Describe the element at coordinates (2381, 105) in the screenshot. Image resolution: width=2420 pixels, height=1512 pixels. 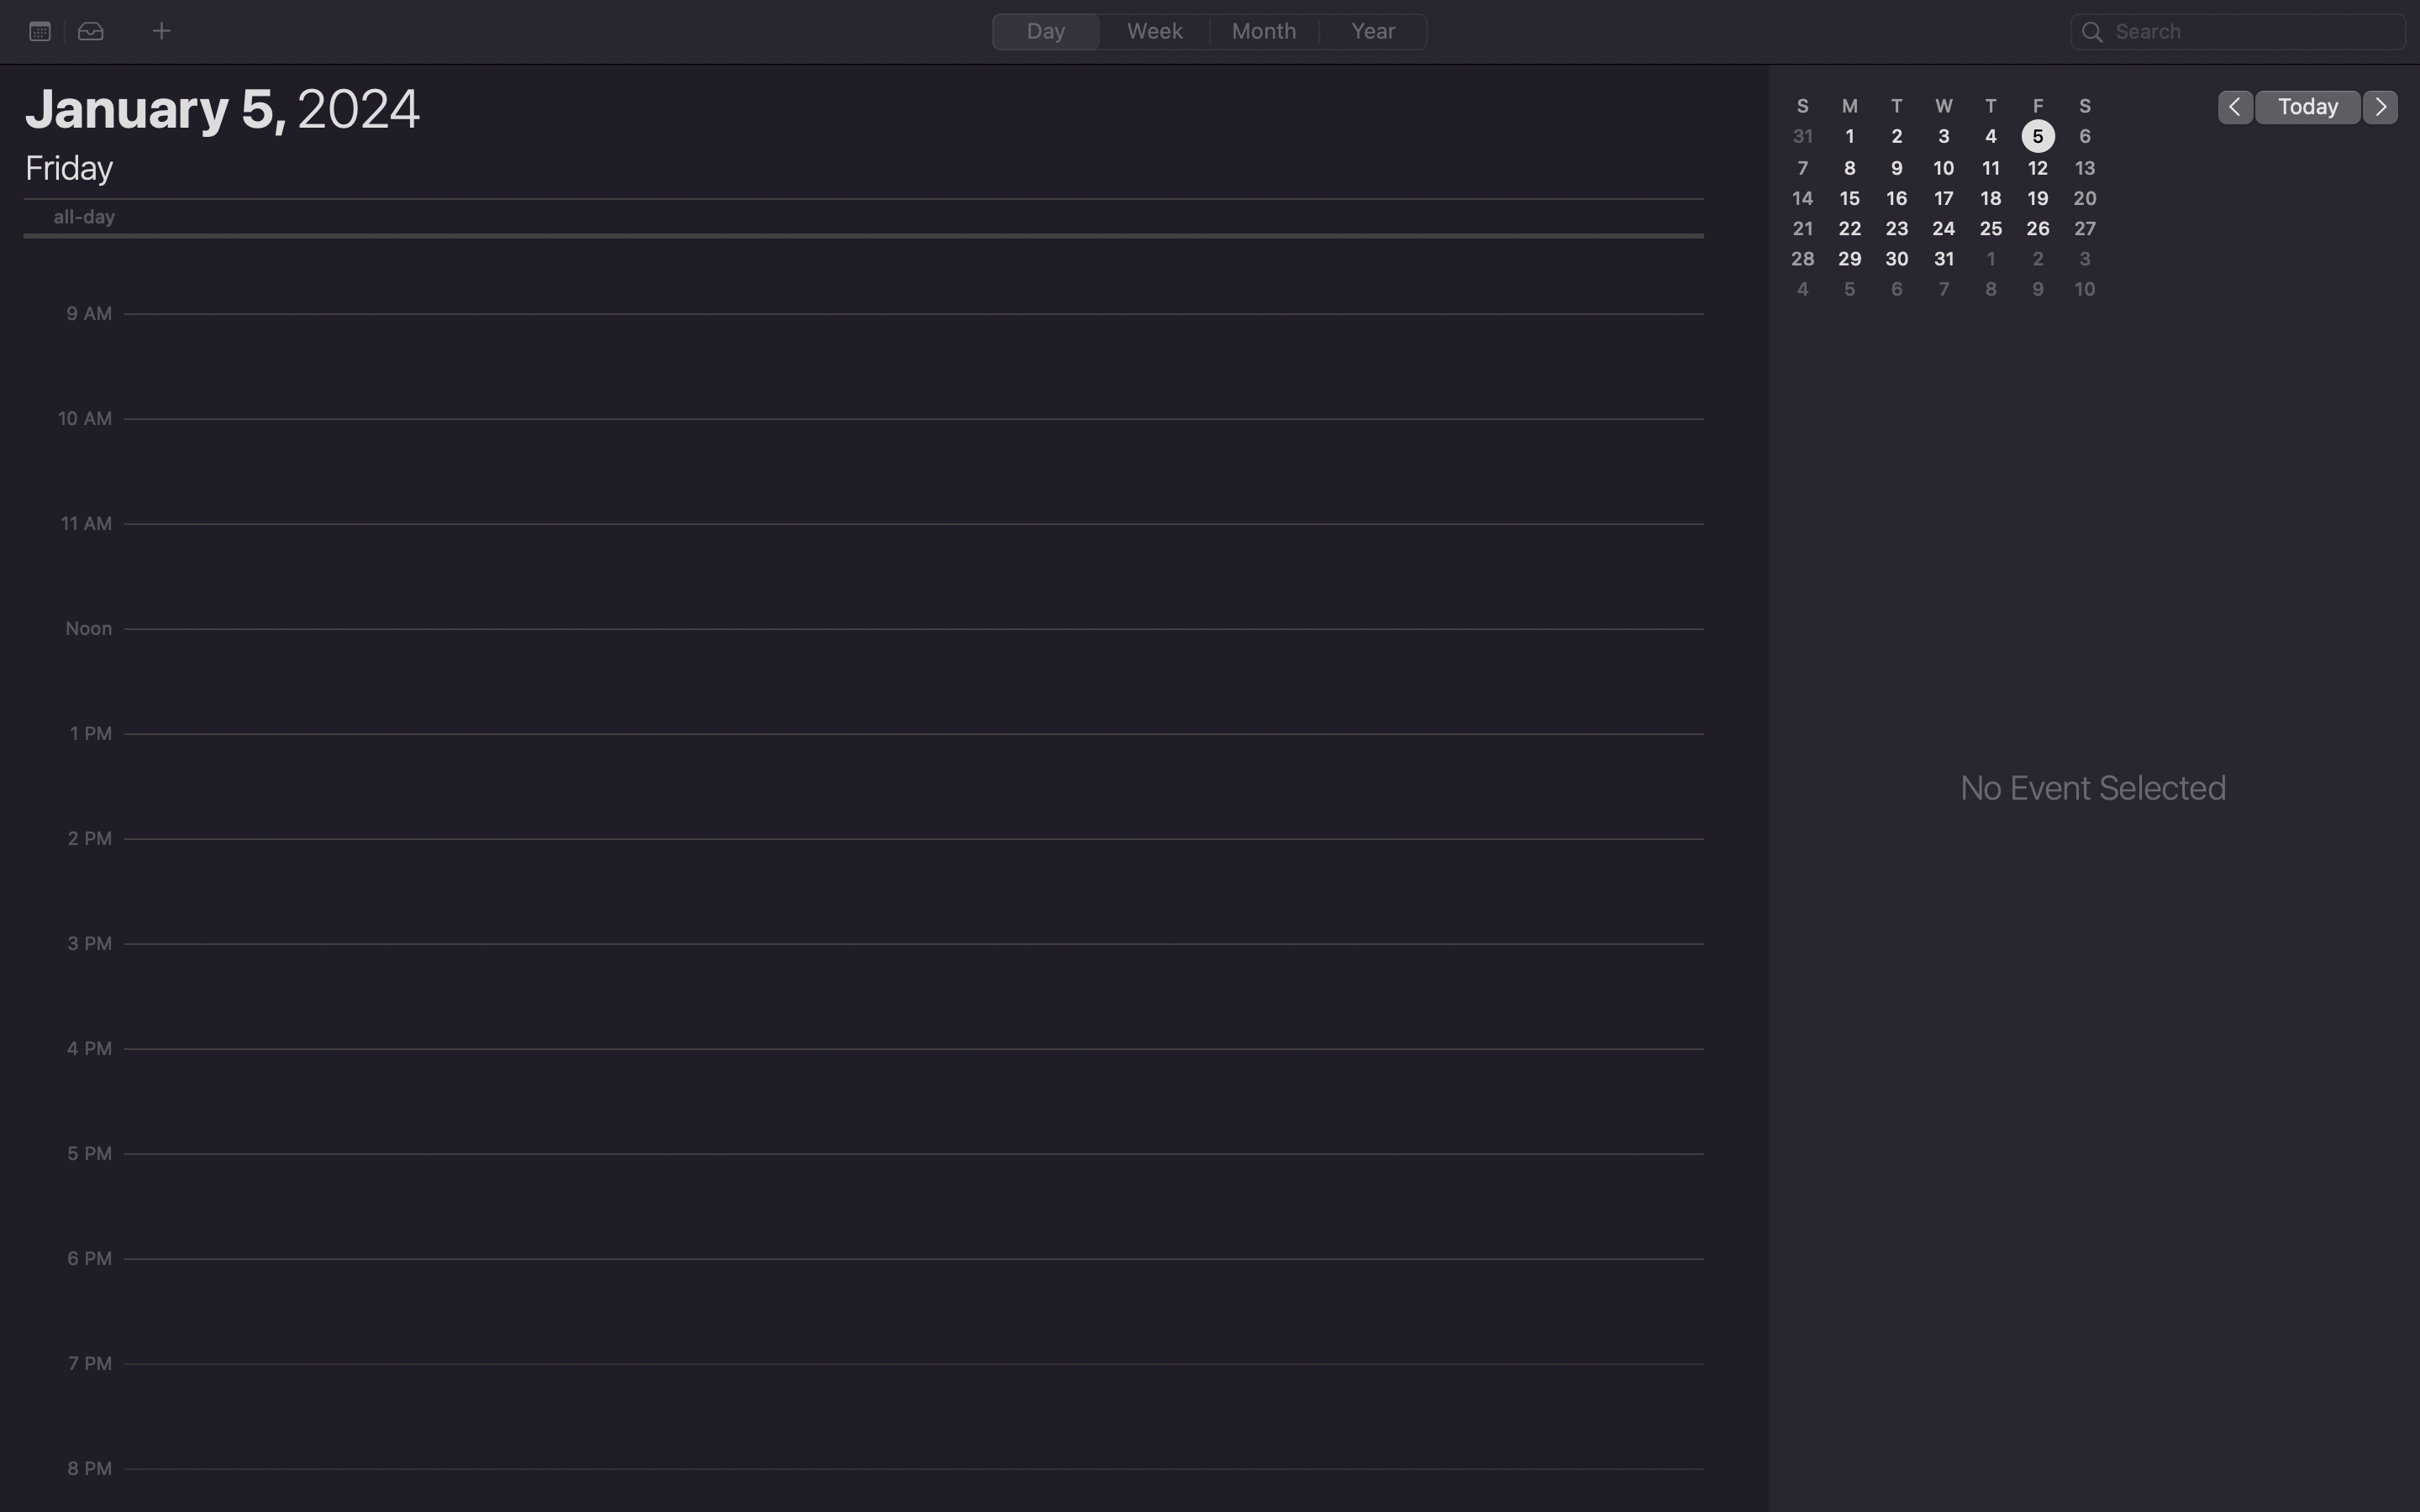
I see `Go to the next day on the calendar` at that location.